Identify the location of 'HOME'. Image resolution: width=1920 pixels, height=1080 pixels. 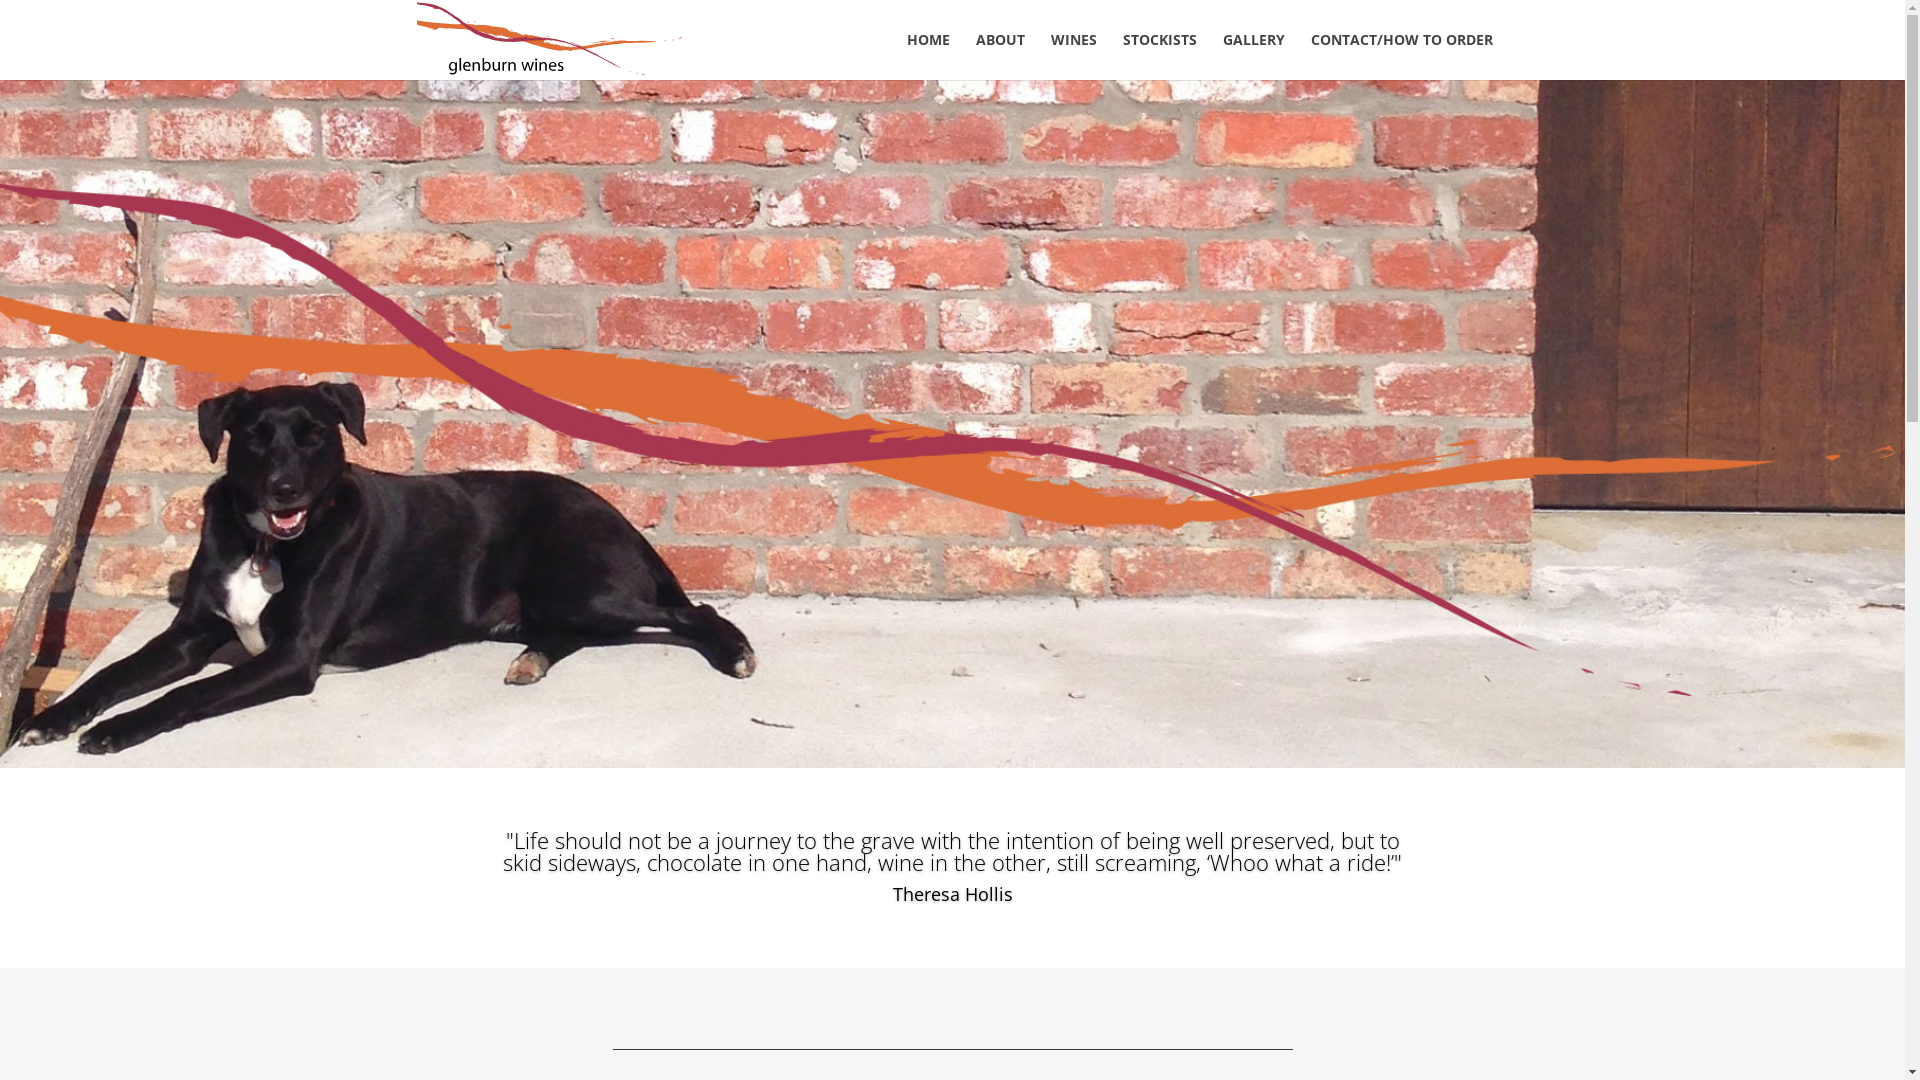
(926, 55).